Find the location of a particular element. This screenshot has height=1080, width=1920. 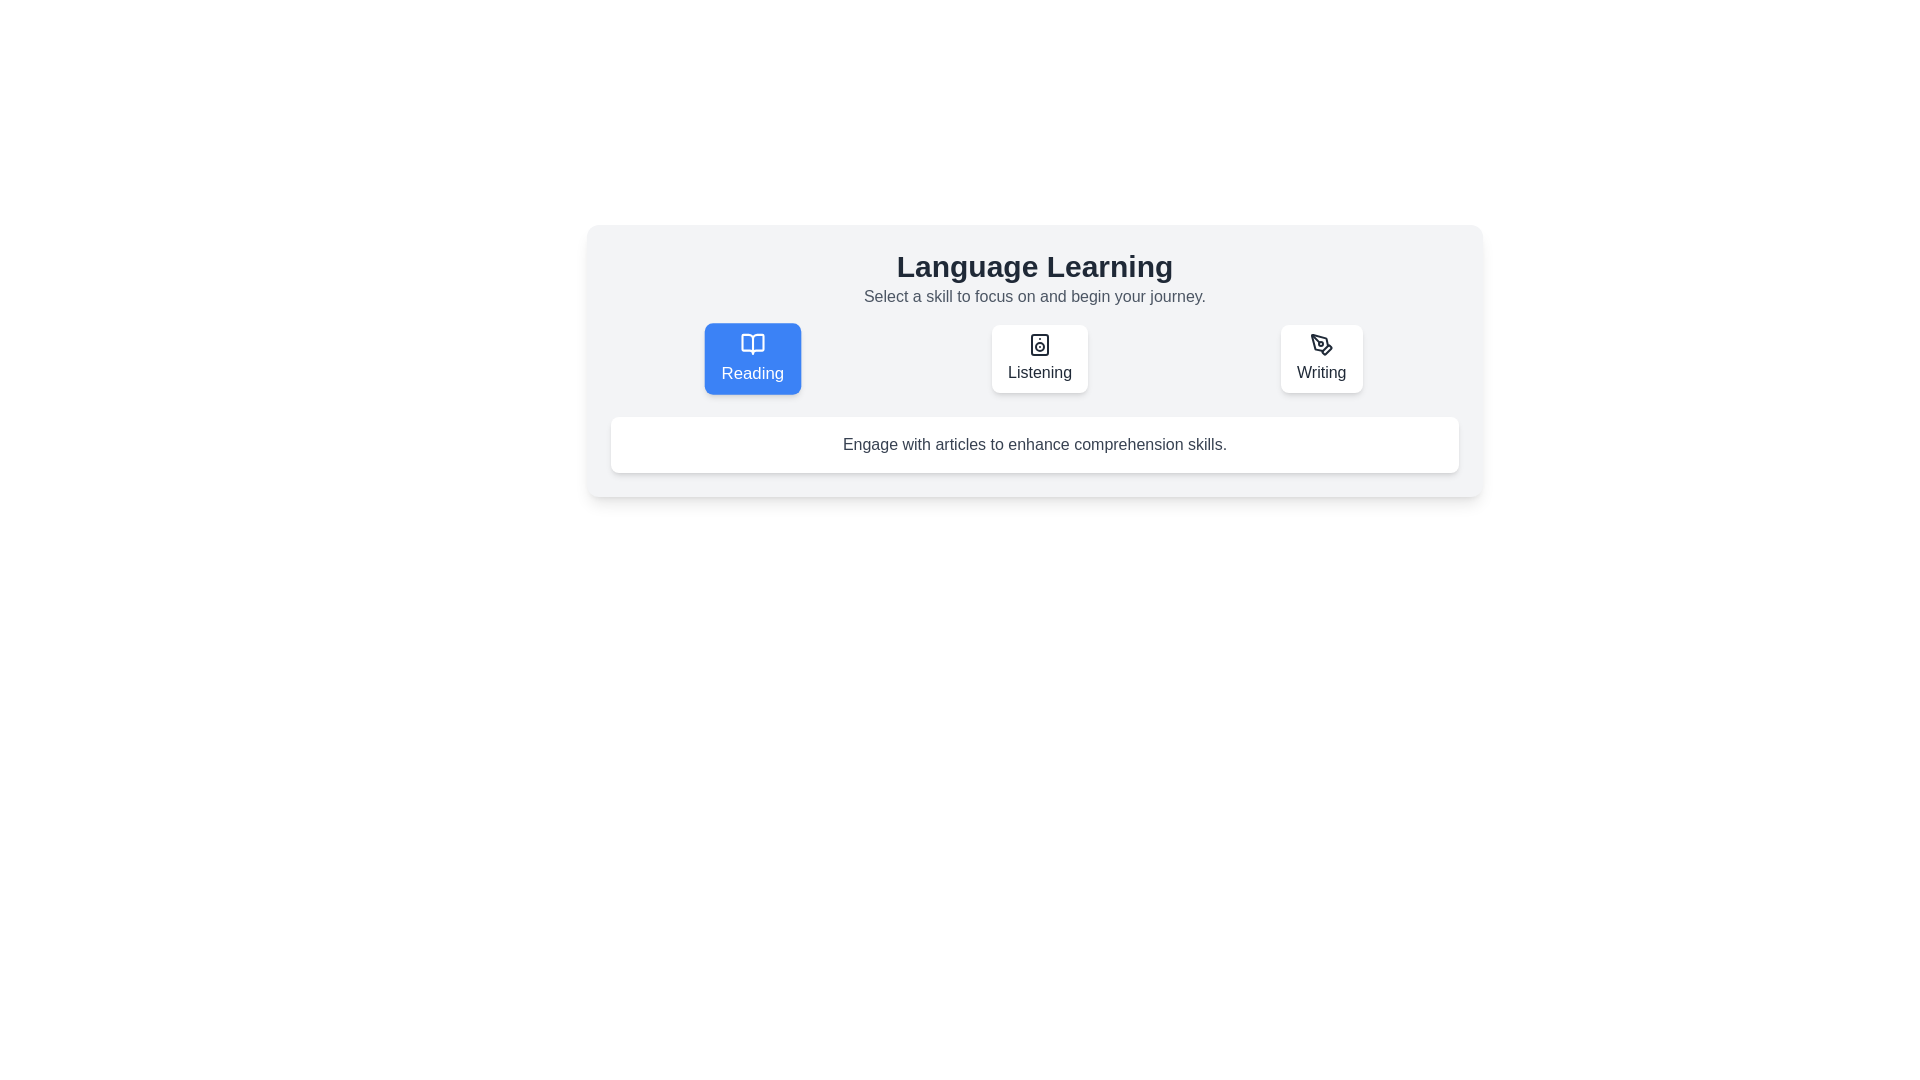

the static text that reads 'Select a skill to focus on and begin your journey.', which is styled with a gray font and located below the 'Language Learning' title is located at coordinates (1035, 297).